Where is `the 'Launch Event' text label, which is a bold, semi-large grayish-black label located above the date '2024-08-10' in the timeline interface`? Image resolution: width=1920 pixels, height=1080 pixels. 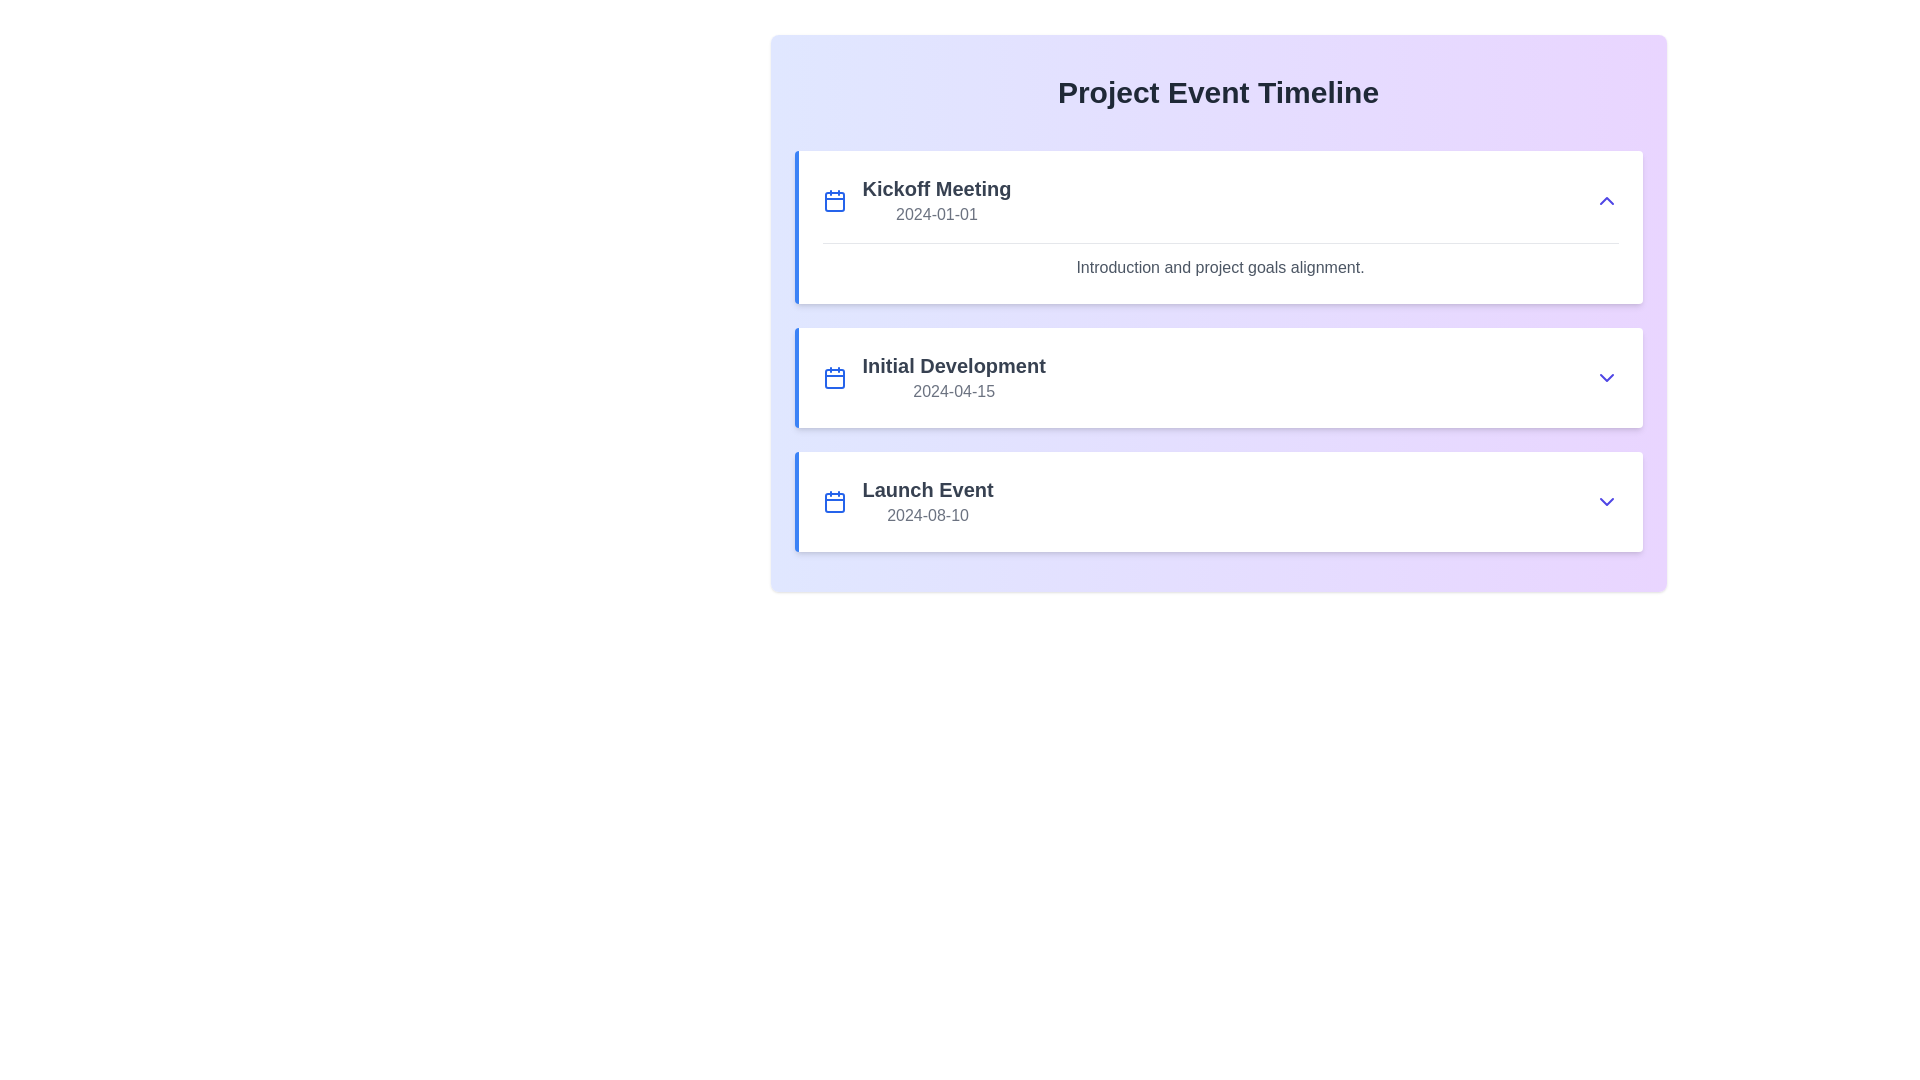 the 'Launch Event' text label, which is a bold, semi-large grayish-black label located above the date '2024-08-10' in the timeline interface is located at coordinates (927, 489).